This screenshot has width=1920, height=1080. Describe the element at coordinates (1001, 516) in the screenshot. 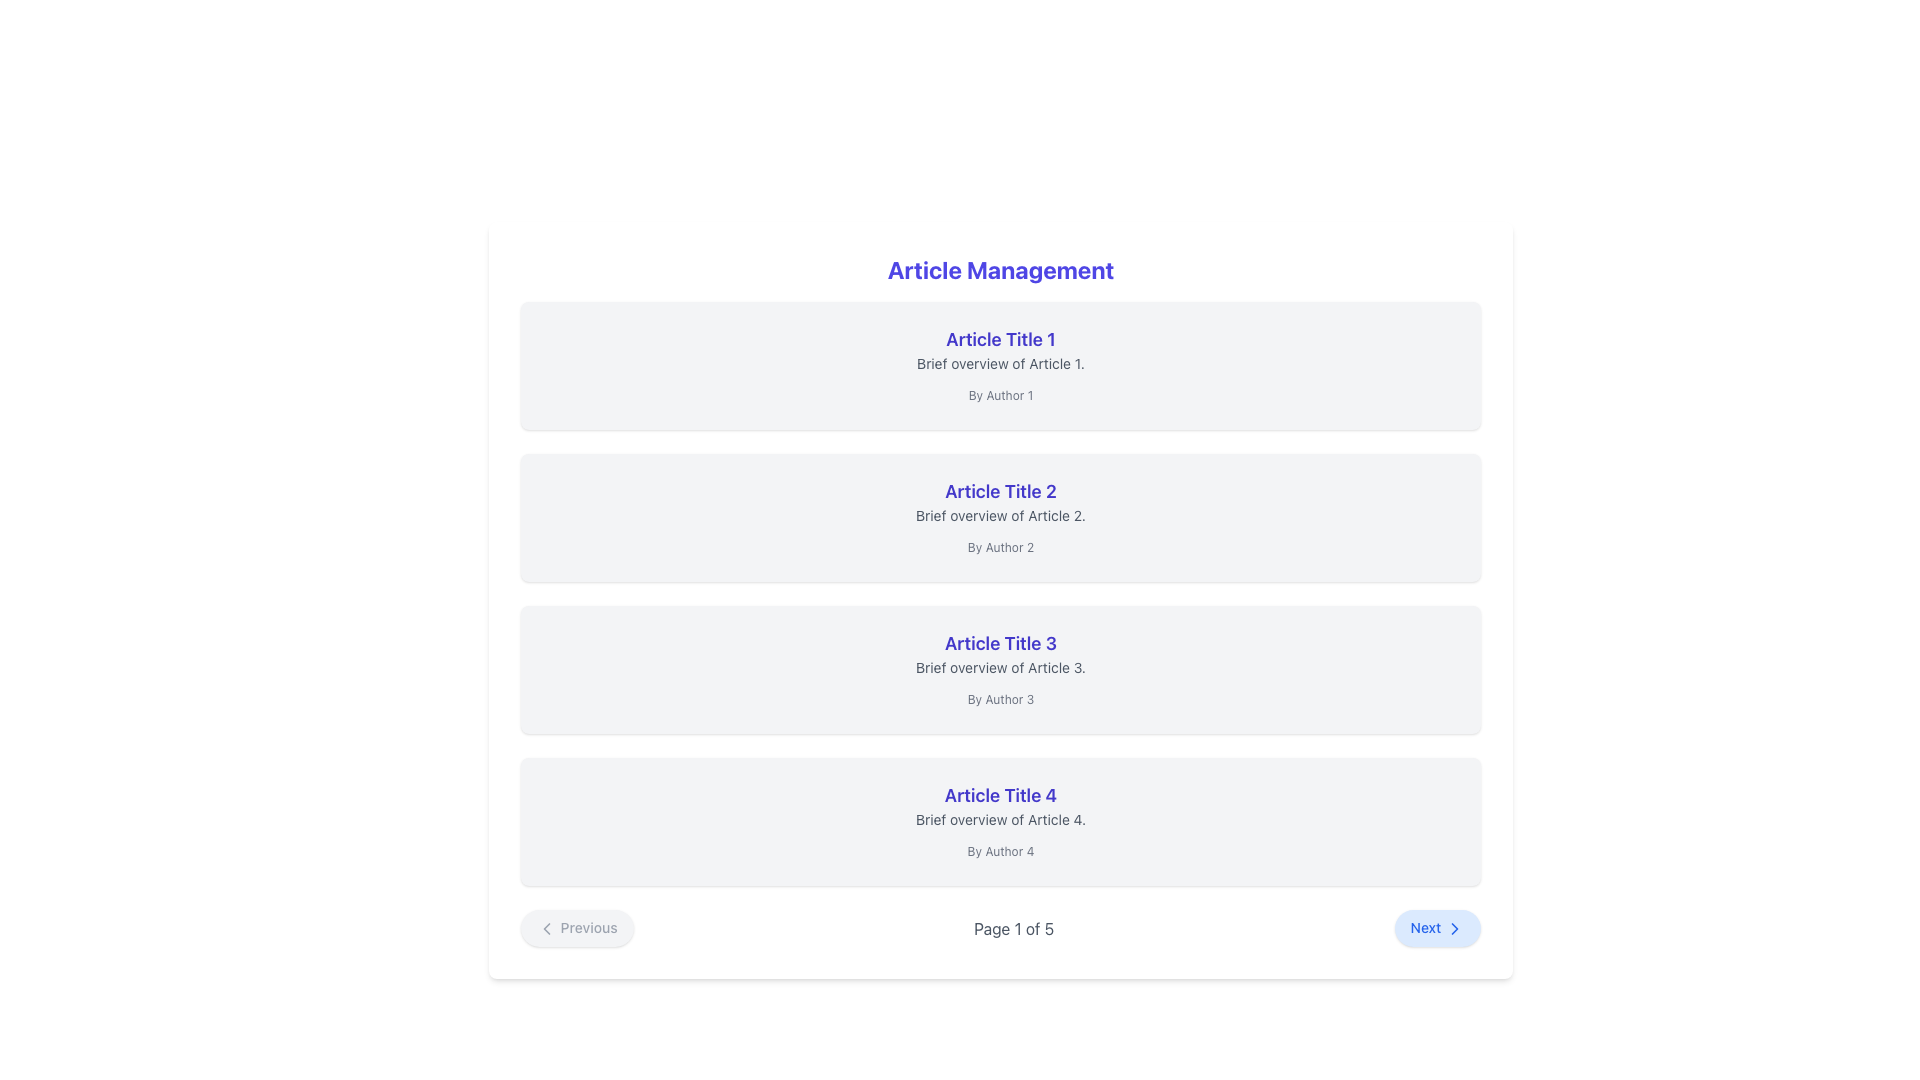

I see `the second article entry card, which displays the title, summary, and author's name, located in the central column below the first card` at that location.